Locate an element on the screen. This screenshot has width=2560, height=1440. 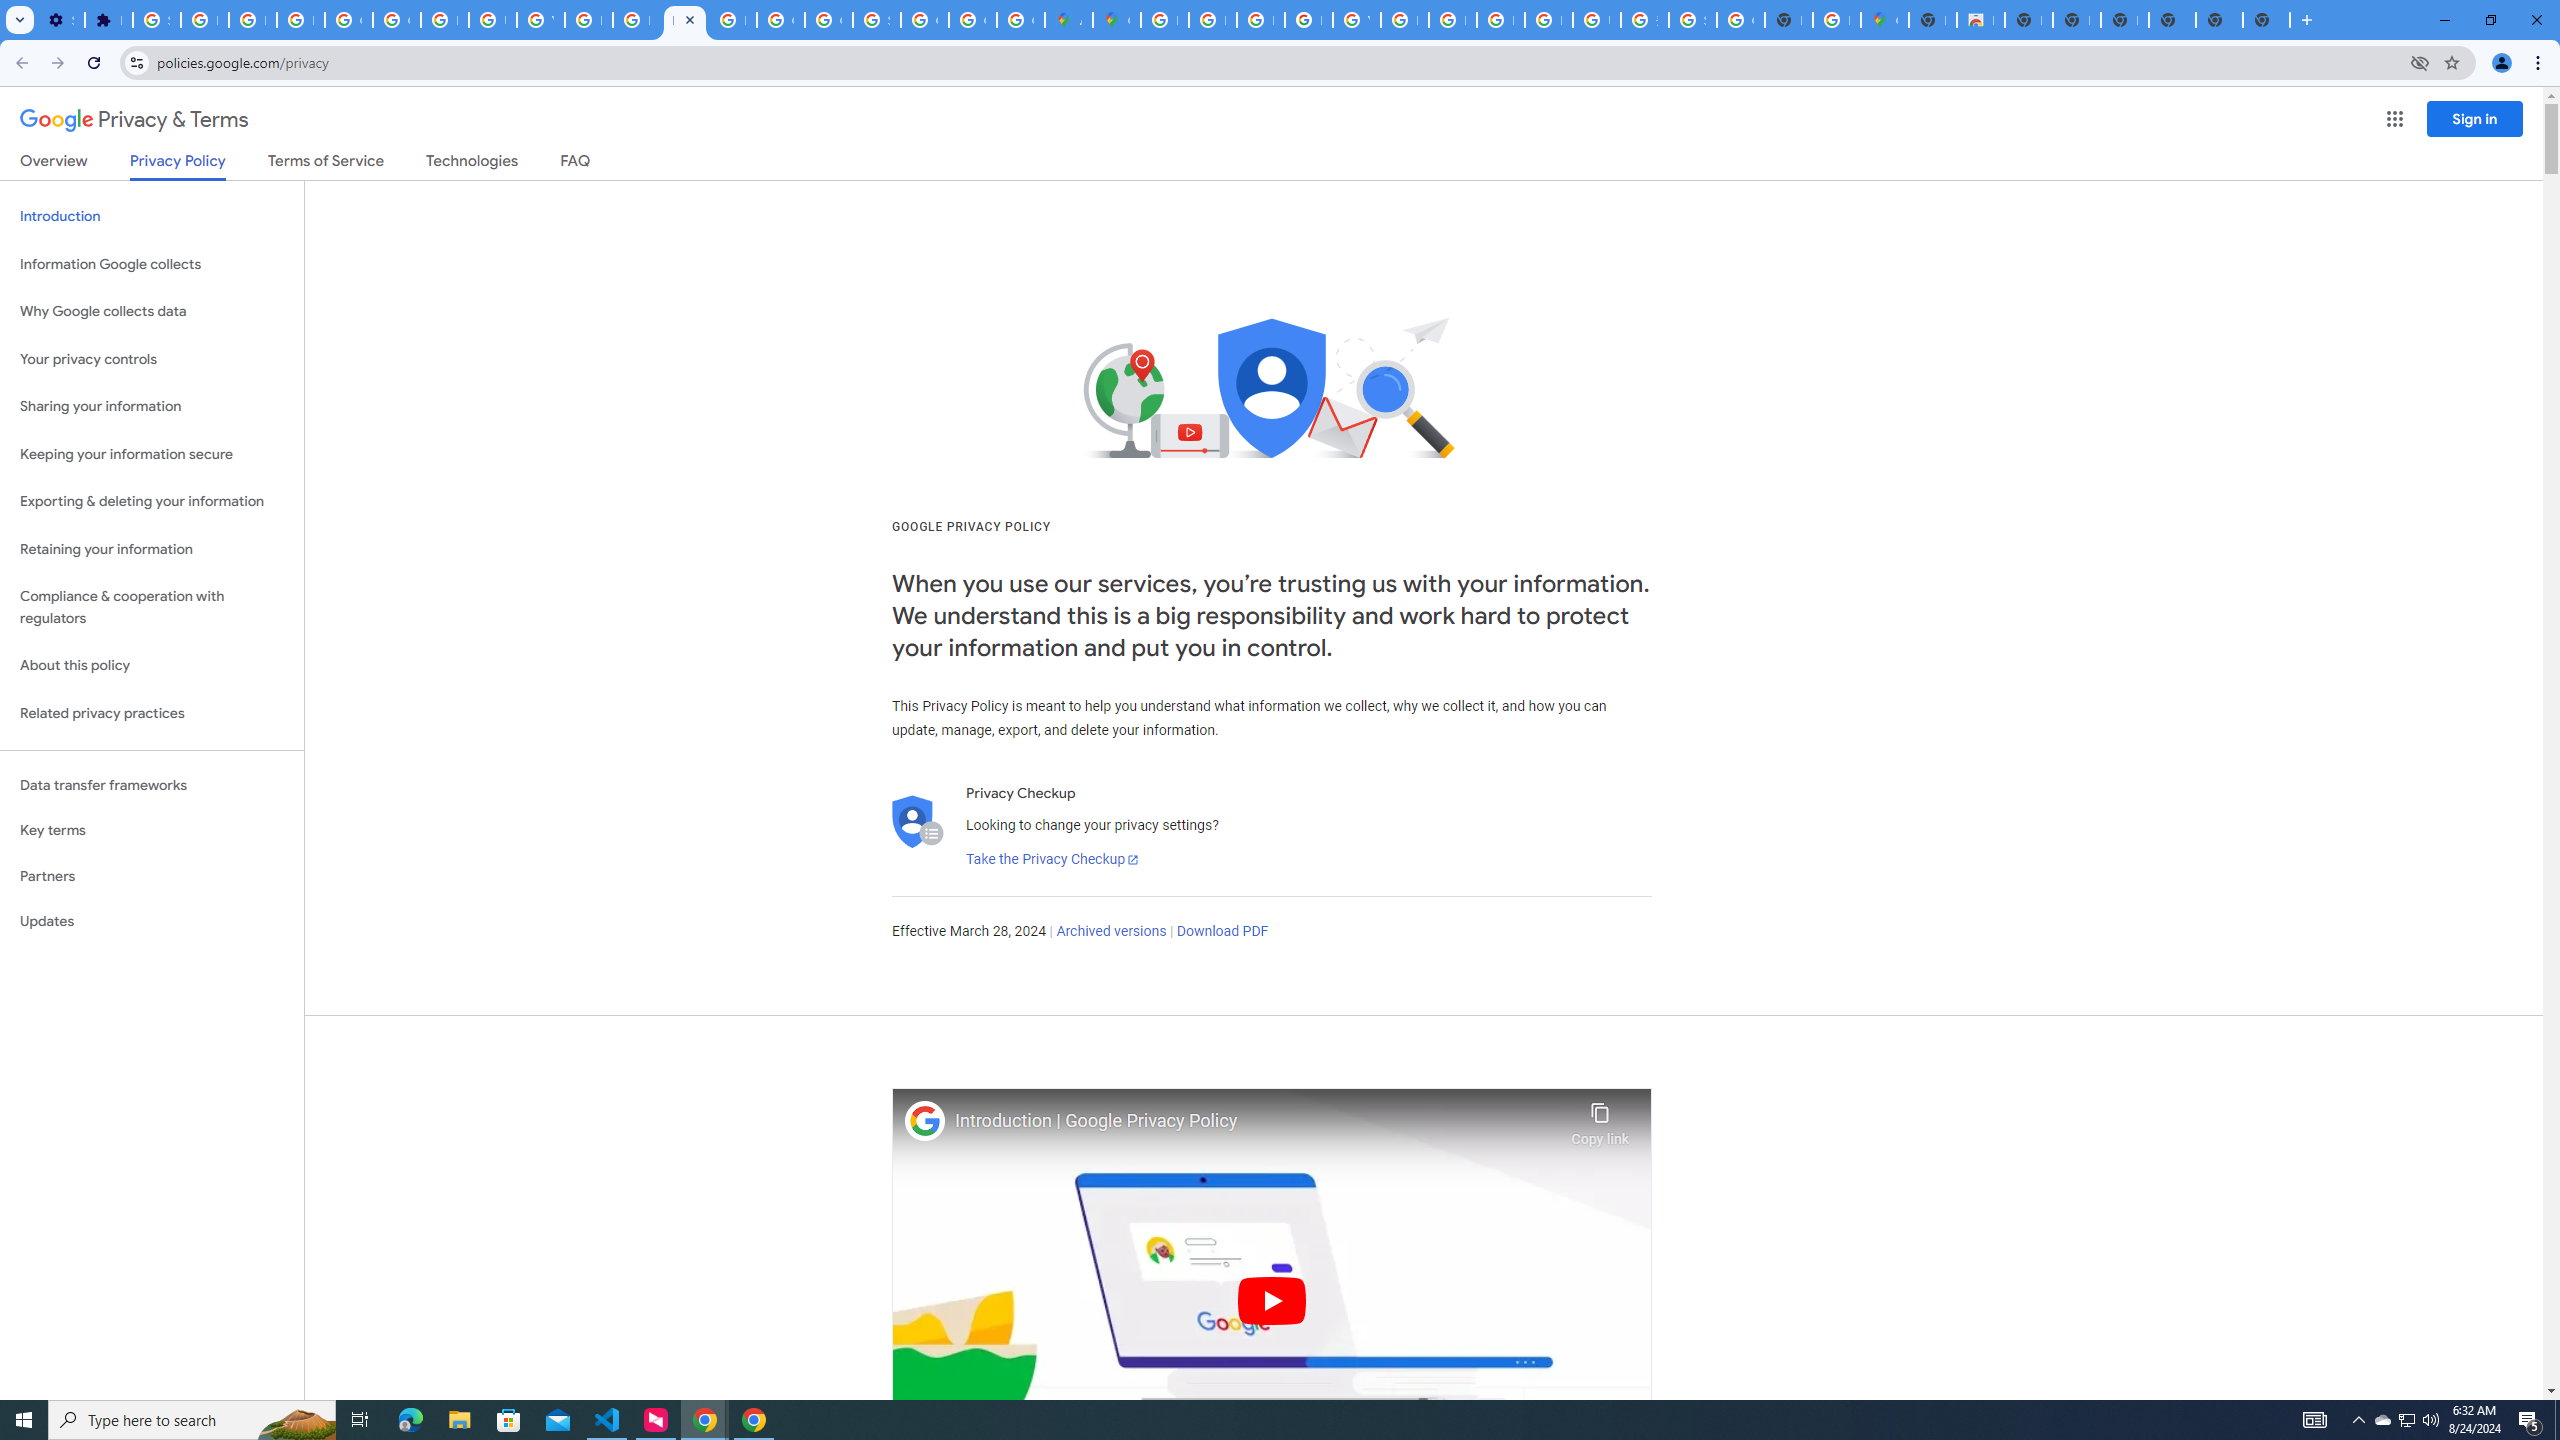
'Sharing your information' is located at coordinates (151, 405).